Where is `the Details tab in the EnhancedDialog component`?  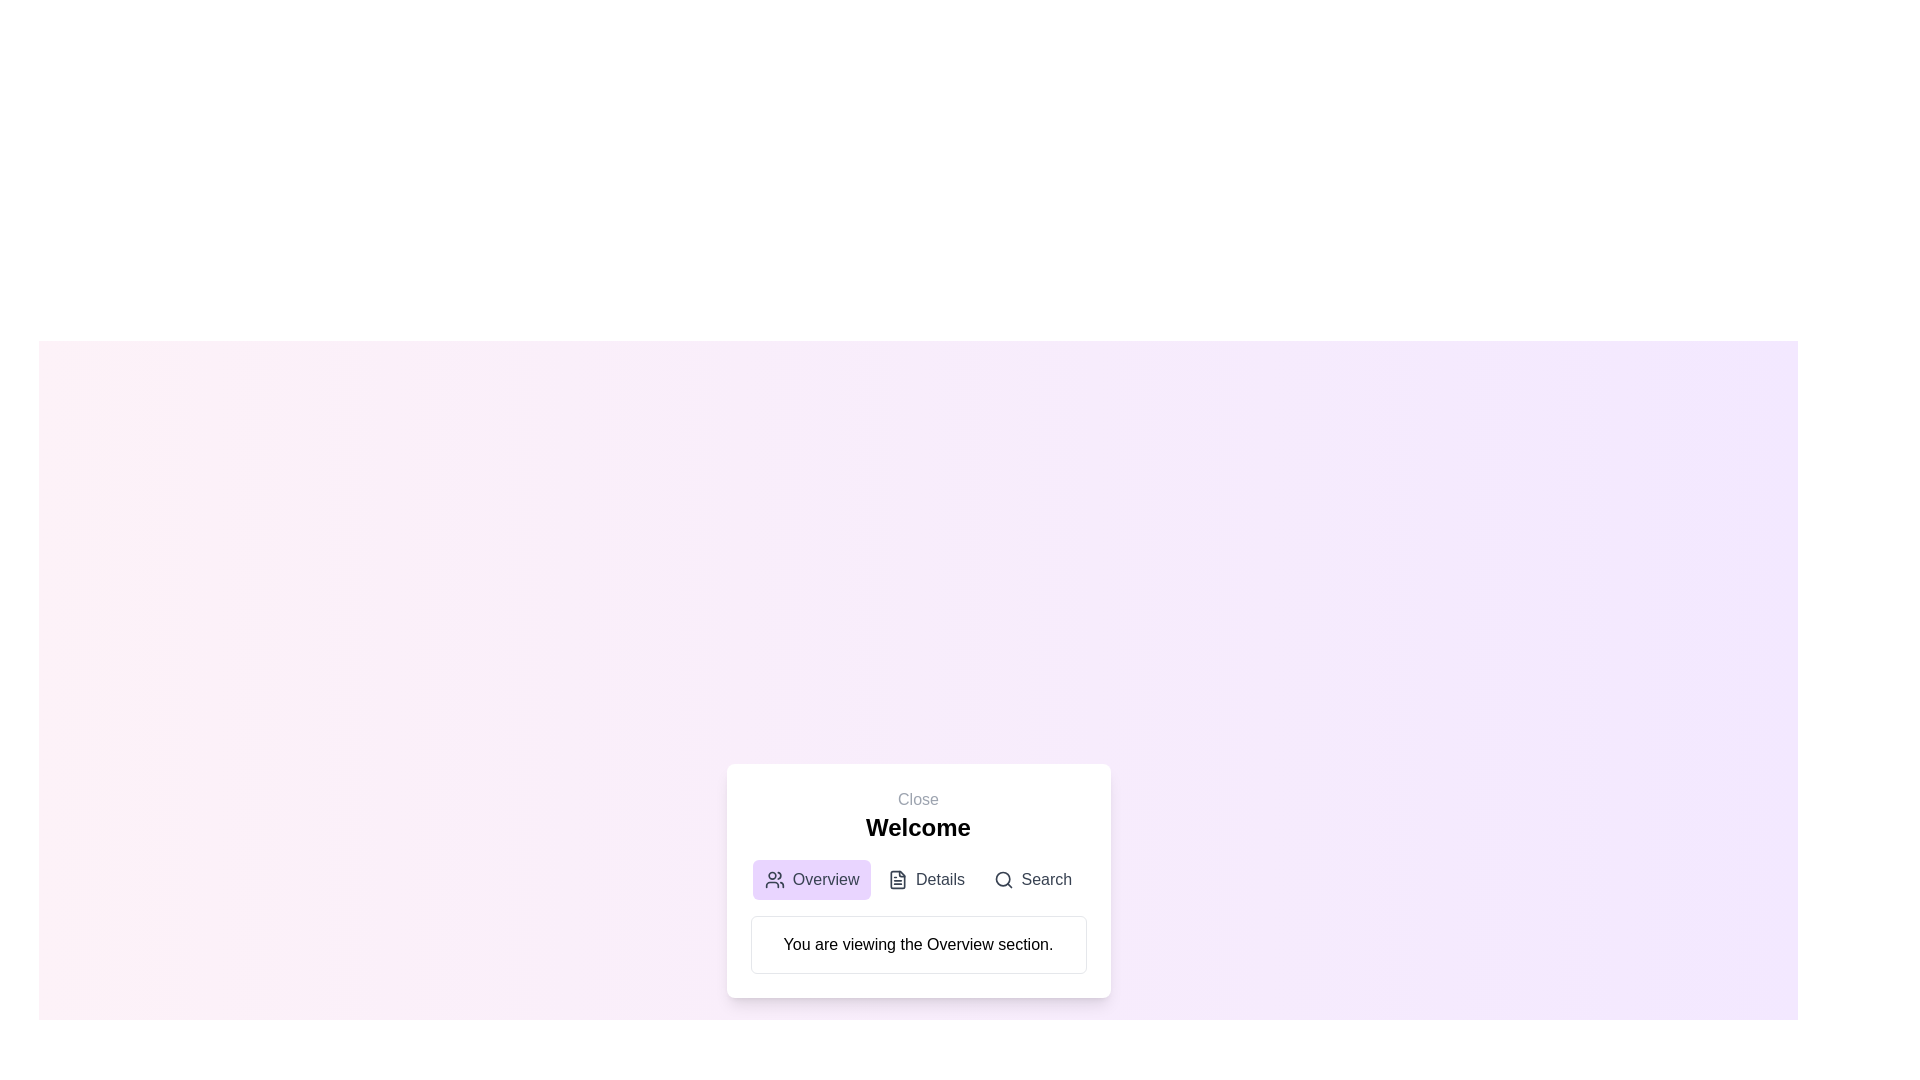 the Details tab in the EnhancedDialog component is located at coordinates (925, 878).